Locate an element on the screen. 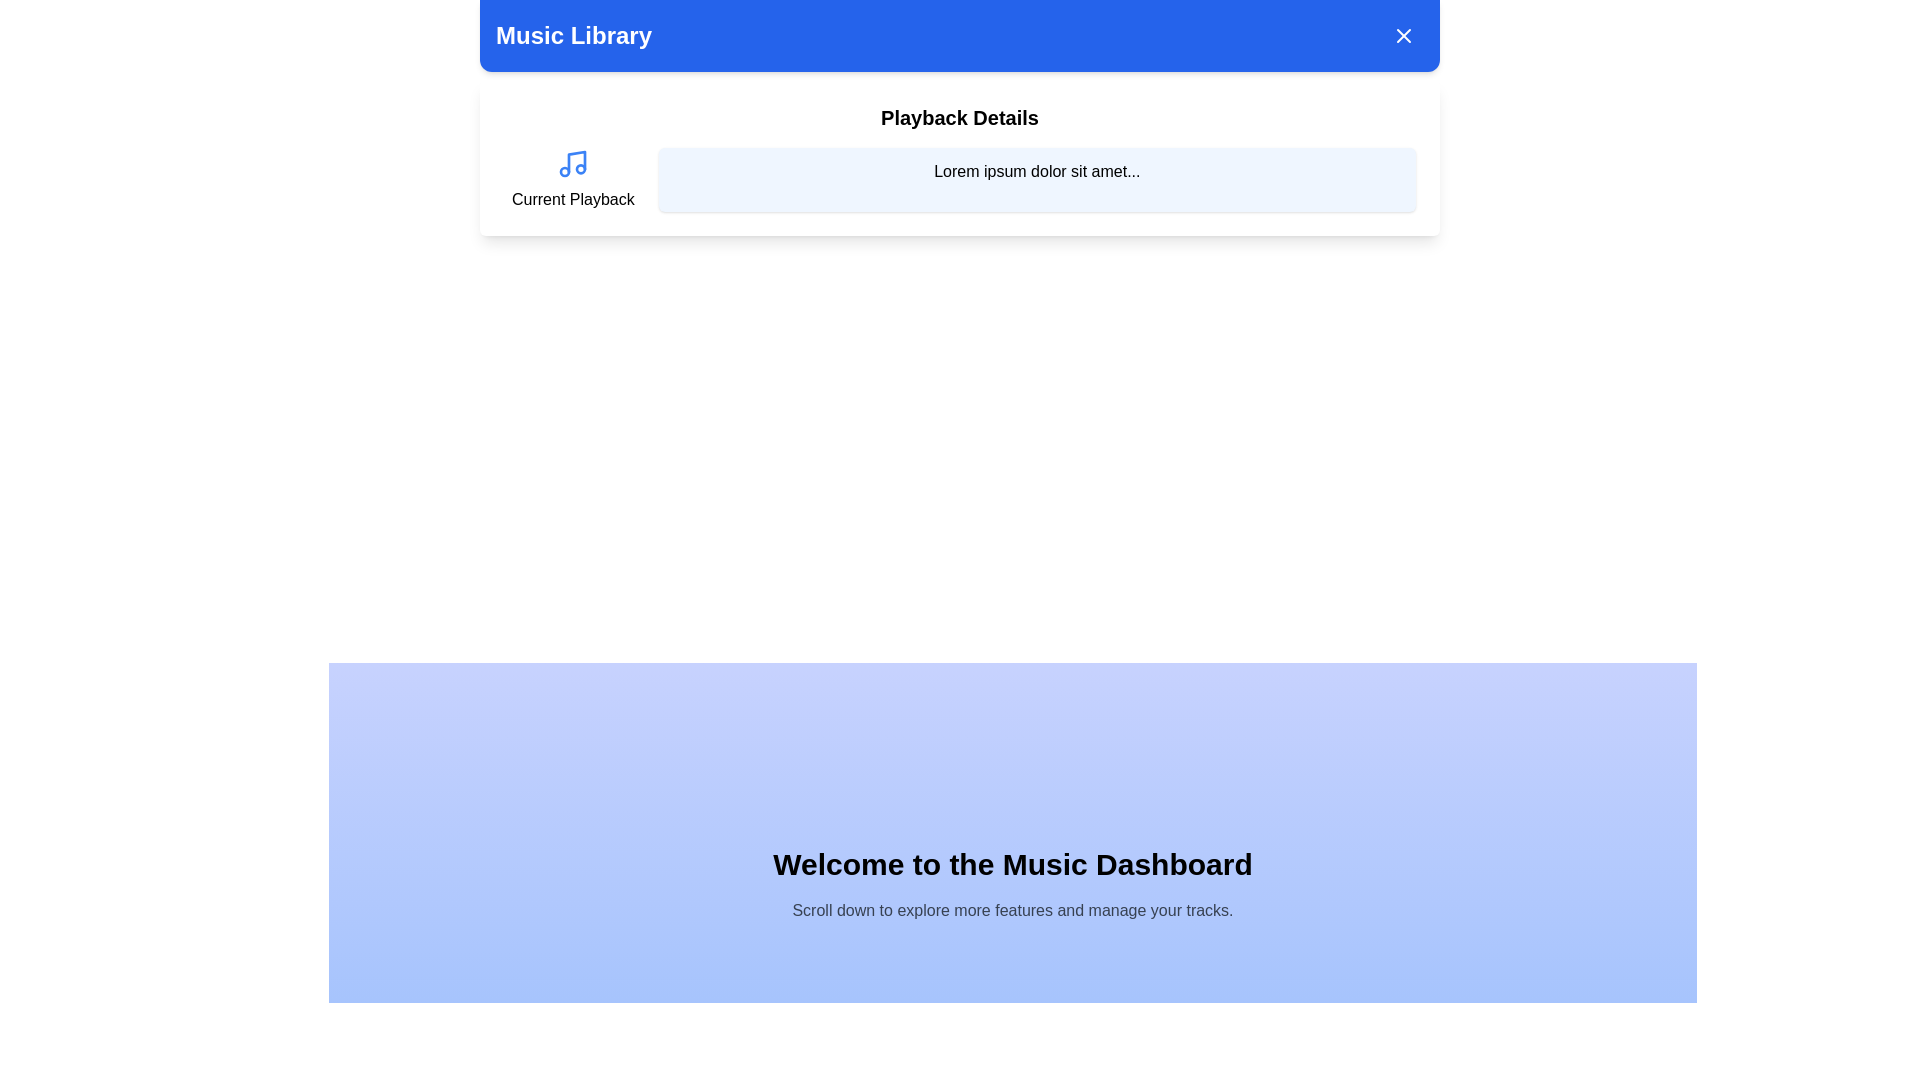 The image size is (1920, 1080). text content of the label indicating the title or descriptor for the current playback section, located in the 'Playback Details' section with a music note icon above it is located at coordinates (572, 200).